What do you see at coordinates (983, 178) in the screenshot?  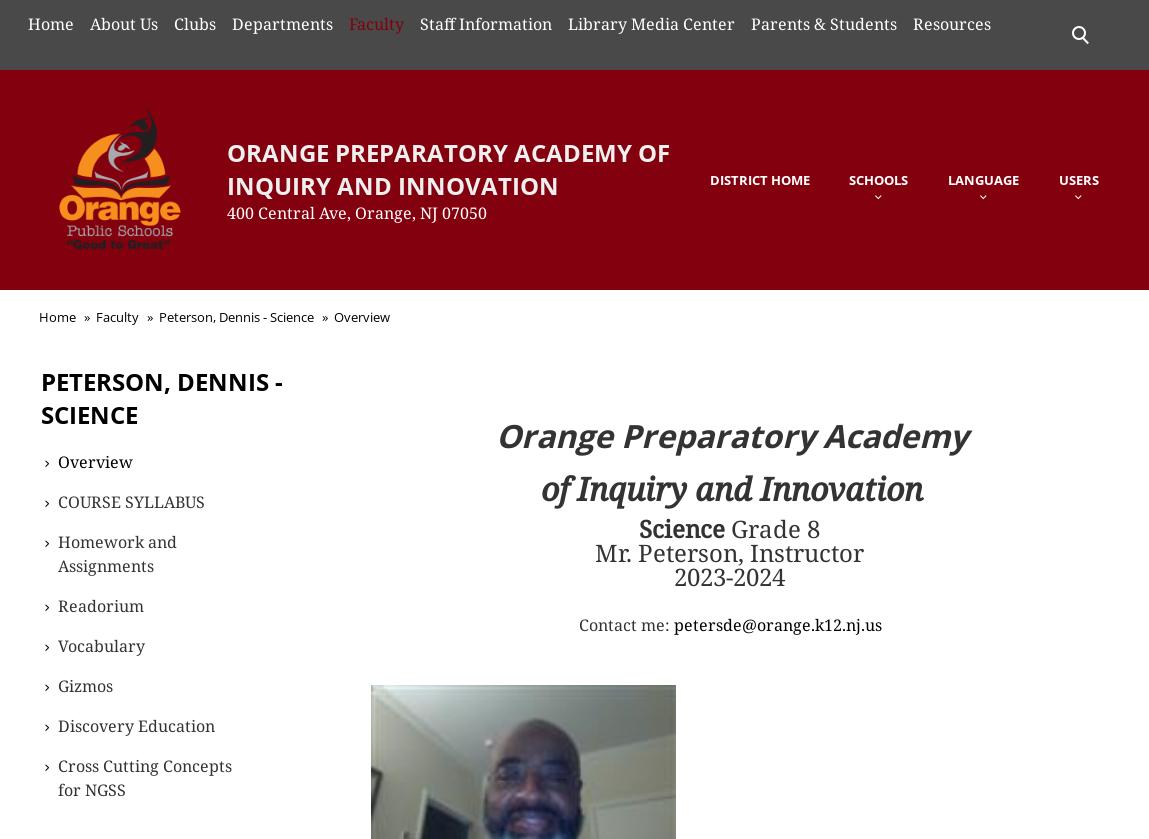 I see `'Language'` at bounding box center [983, 178].